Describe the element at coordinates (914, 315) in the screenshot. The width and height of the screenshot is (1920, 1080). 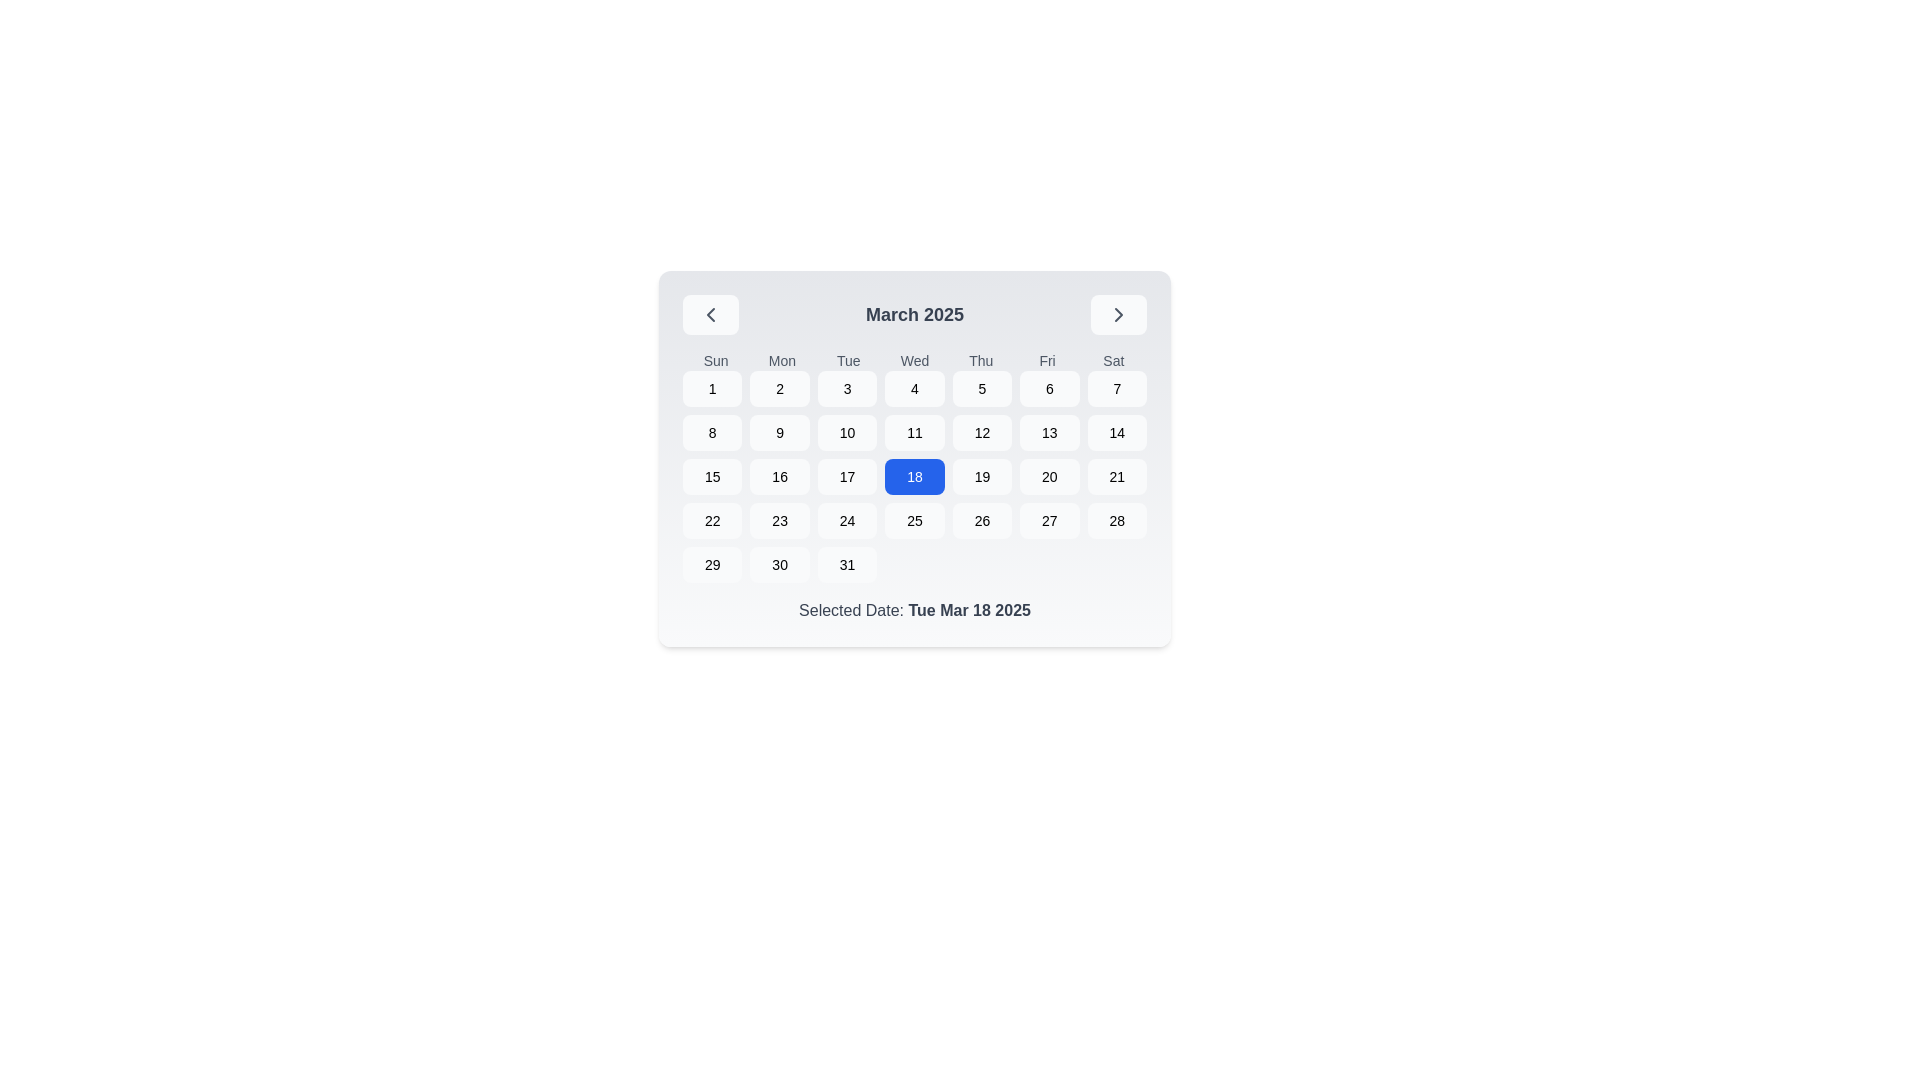
I see `the static text label displaying 'March 2025' at the top of the calendar interface to get the current month and year` at that location.